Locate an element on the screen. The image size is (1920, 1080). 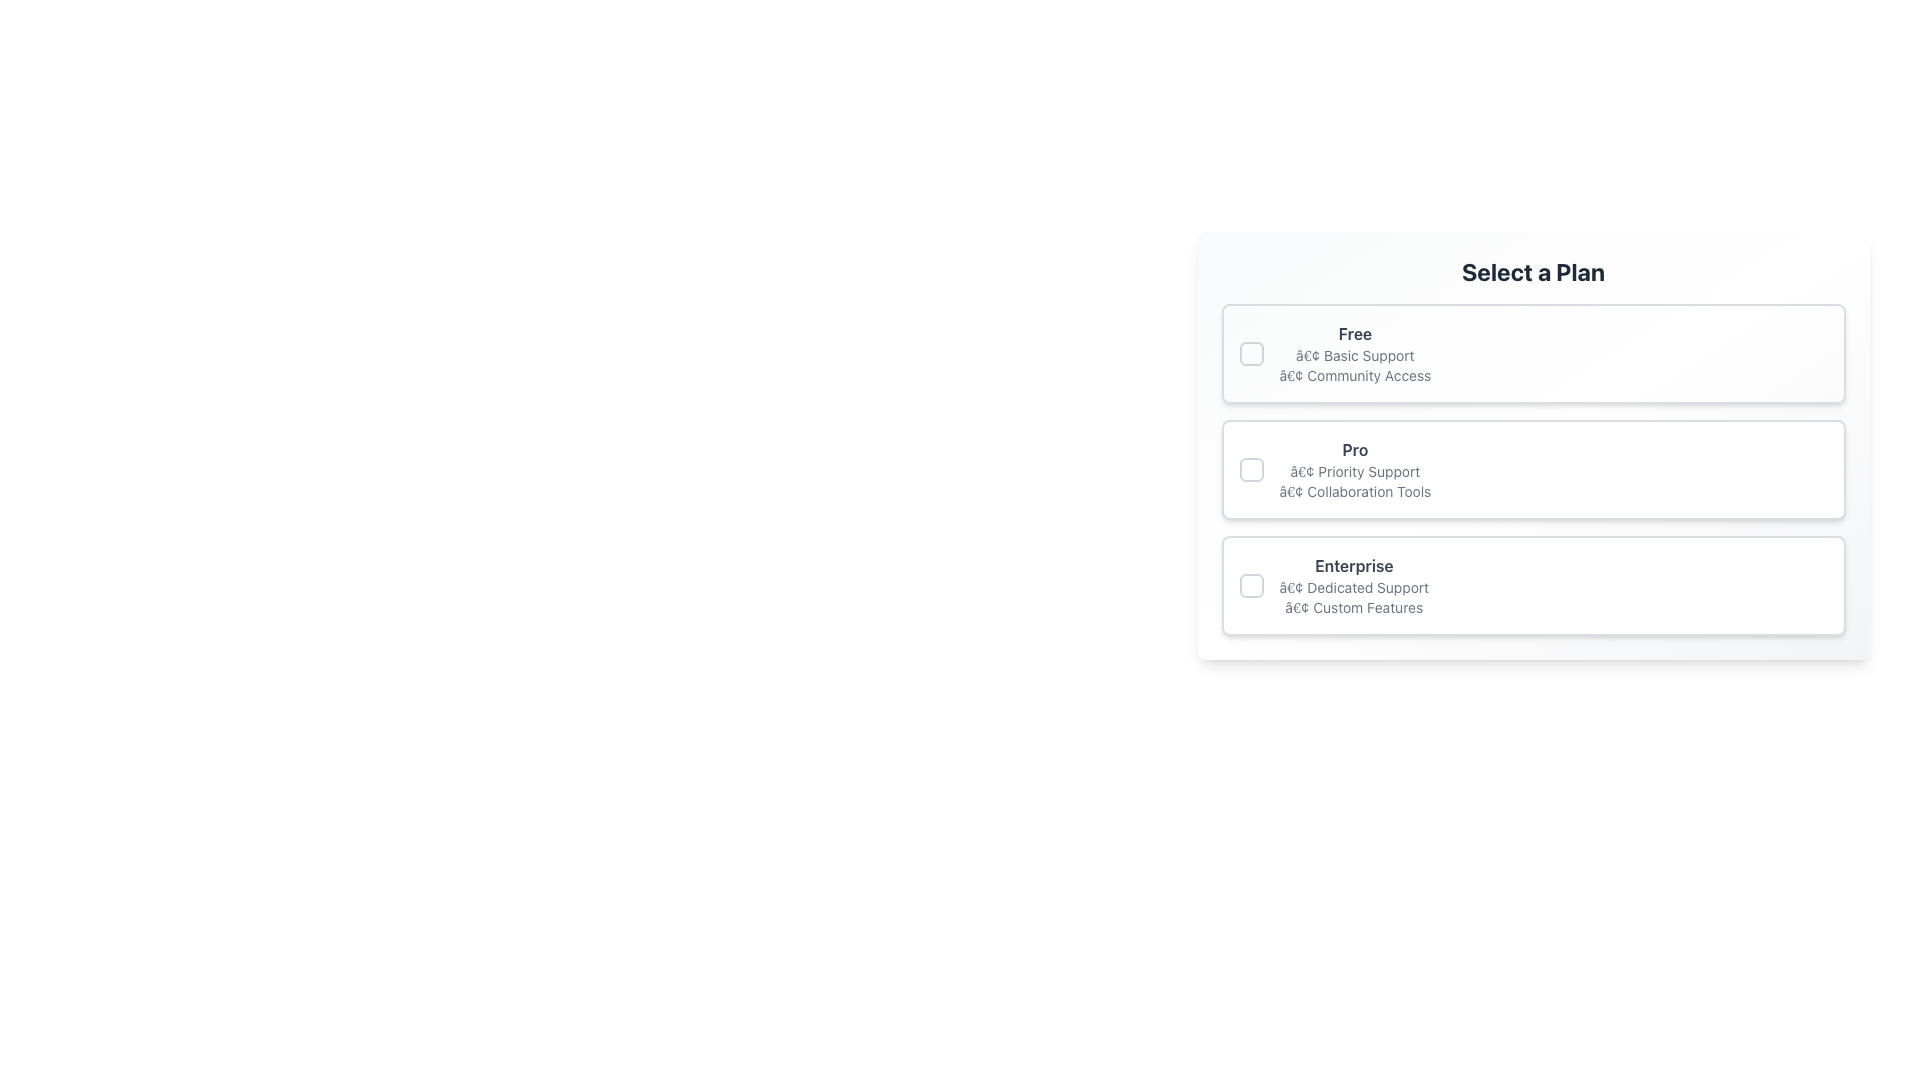
the title text for the 'Enterprise' pricing plan, which is centrally positioned above the features list including 'Dedicated Support' and 'Custom Features' is located at coordinates (1354, 566).